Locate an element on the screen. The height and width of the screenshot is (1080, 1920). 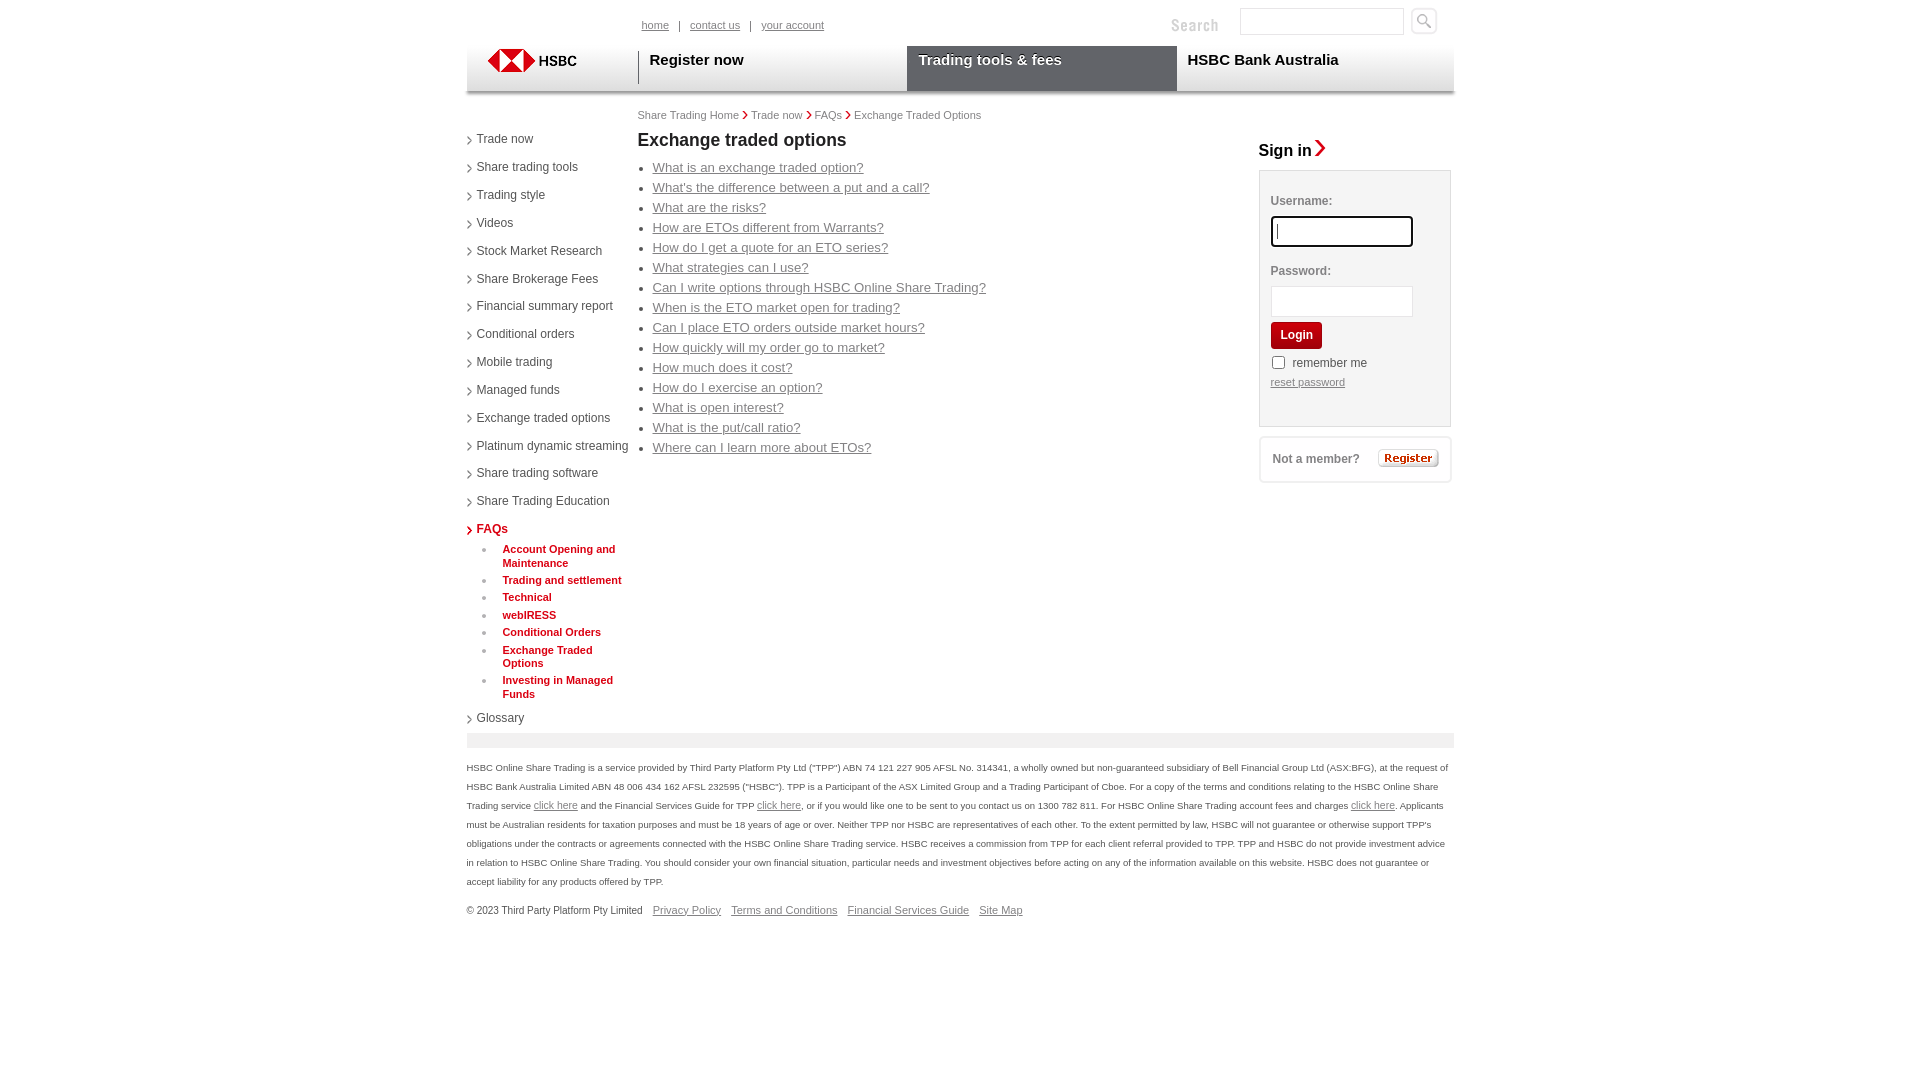
'Can I place ETO orders outside market hours?' is located at coordinates (786, 326).